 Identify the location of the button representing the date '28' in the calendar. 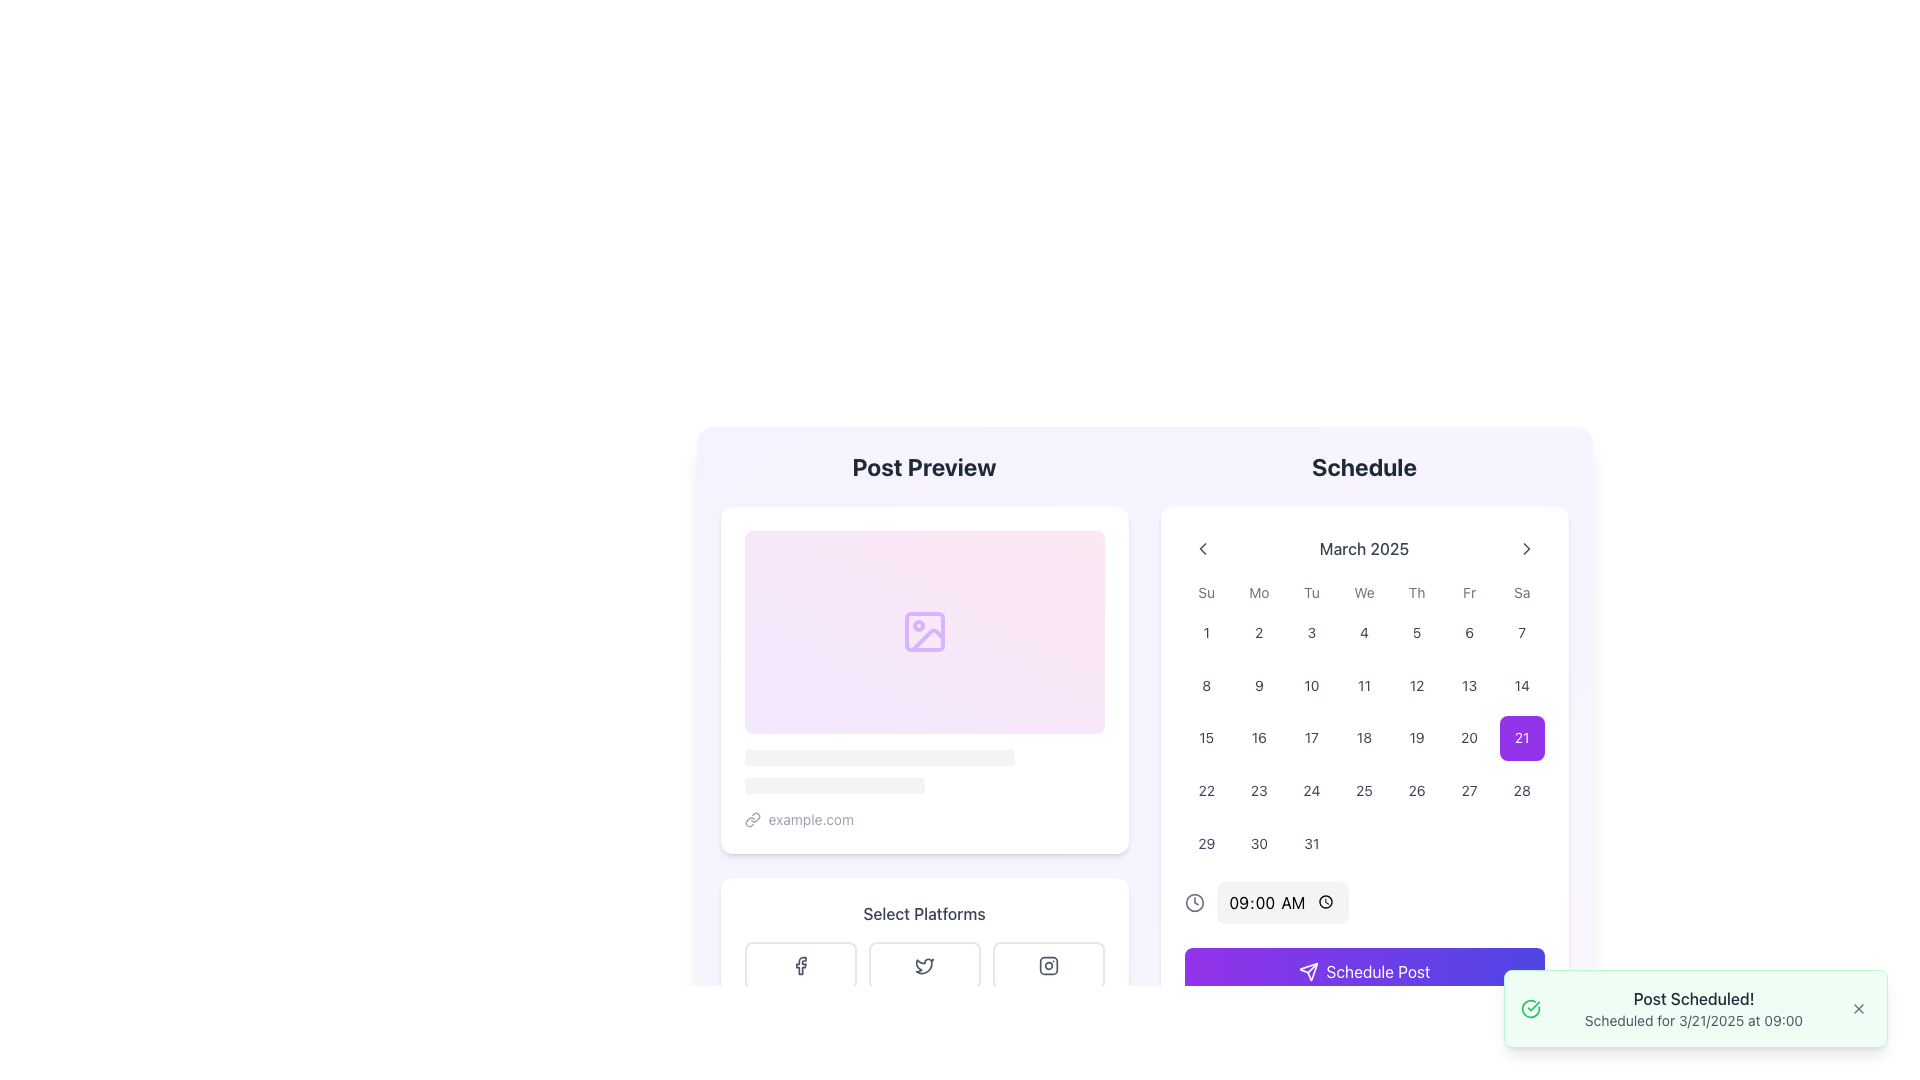
(1521, 789).